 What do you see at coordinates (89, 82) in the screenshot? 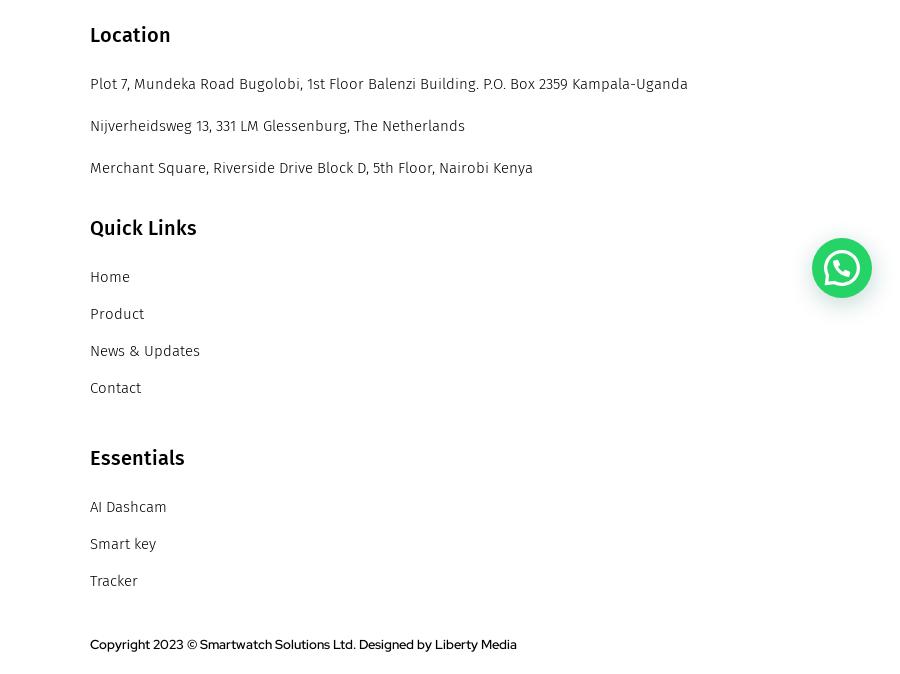
I see `'Plot 7, Mundeka Road Bugolobi, 1st Floor Balenzi Building. P.O. Box 2359 Kampala-Uganda'` at bounding box center [89, 82].